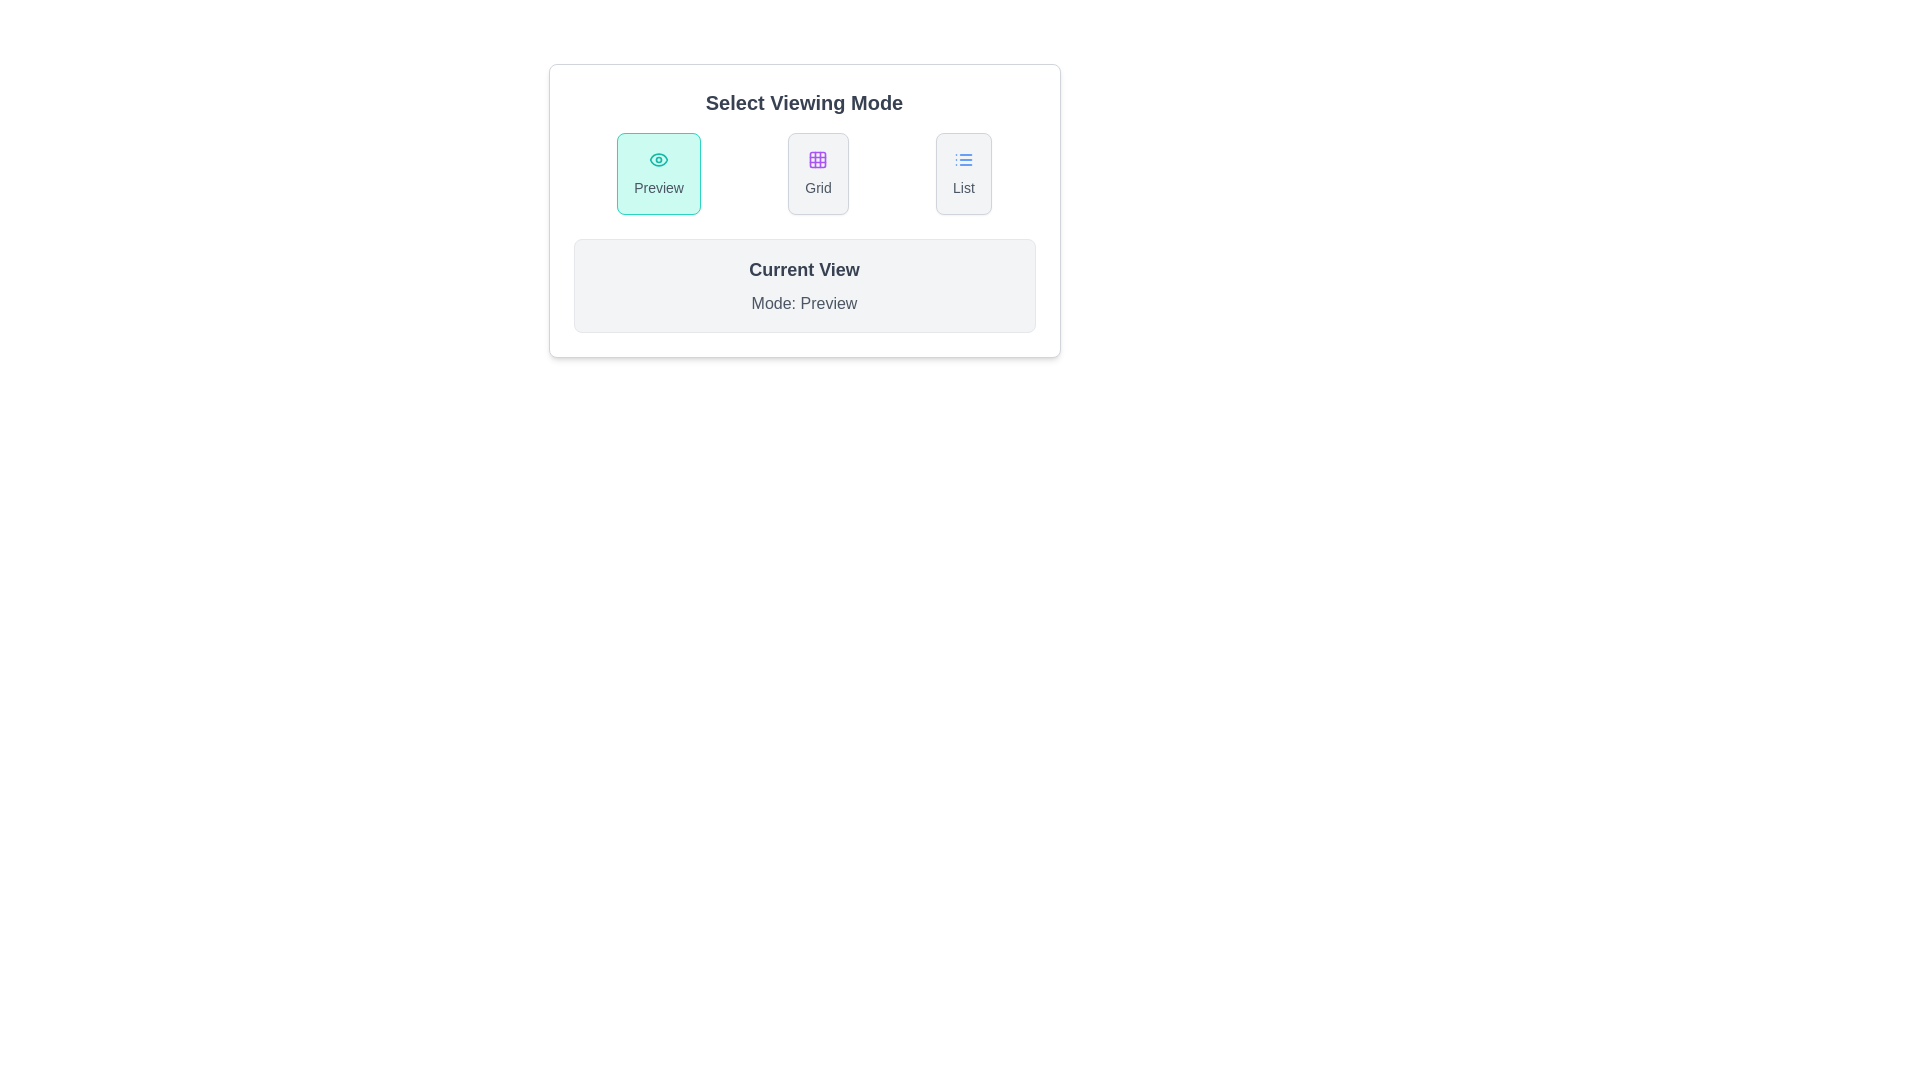 This screenshot has height=1080, width=1920. I want to click on the teal hollow eye icon located at the center of the 'Preview' mode selection button, so click(659, 158).